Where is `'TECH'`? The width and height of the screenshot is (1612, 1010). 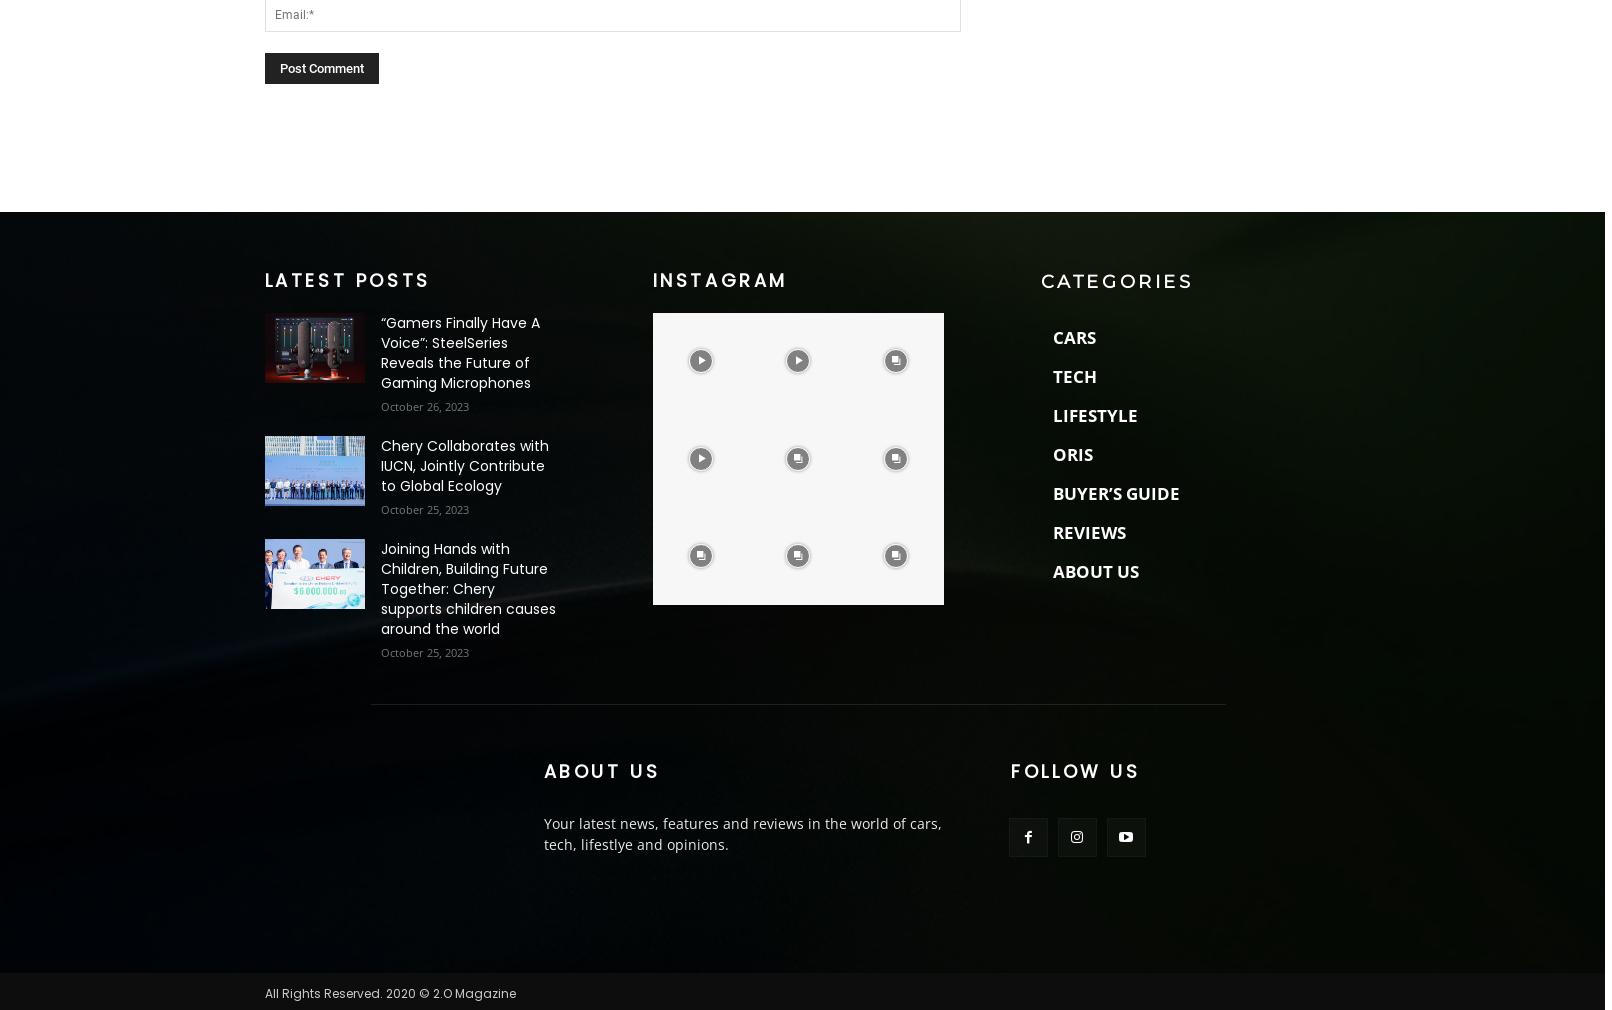 'TECH' is located at coordinates (1073, 375).